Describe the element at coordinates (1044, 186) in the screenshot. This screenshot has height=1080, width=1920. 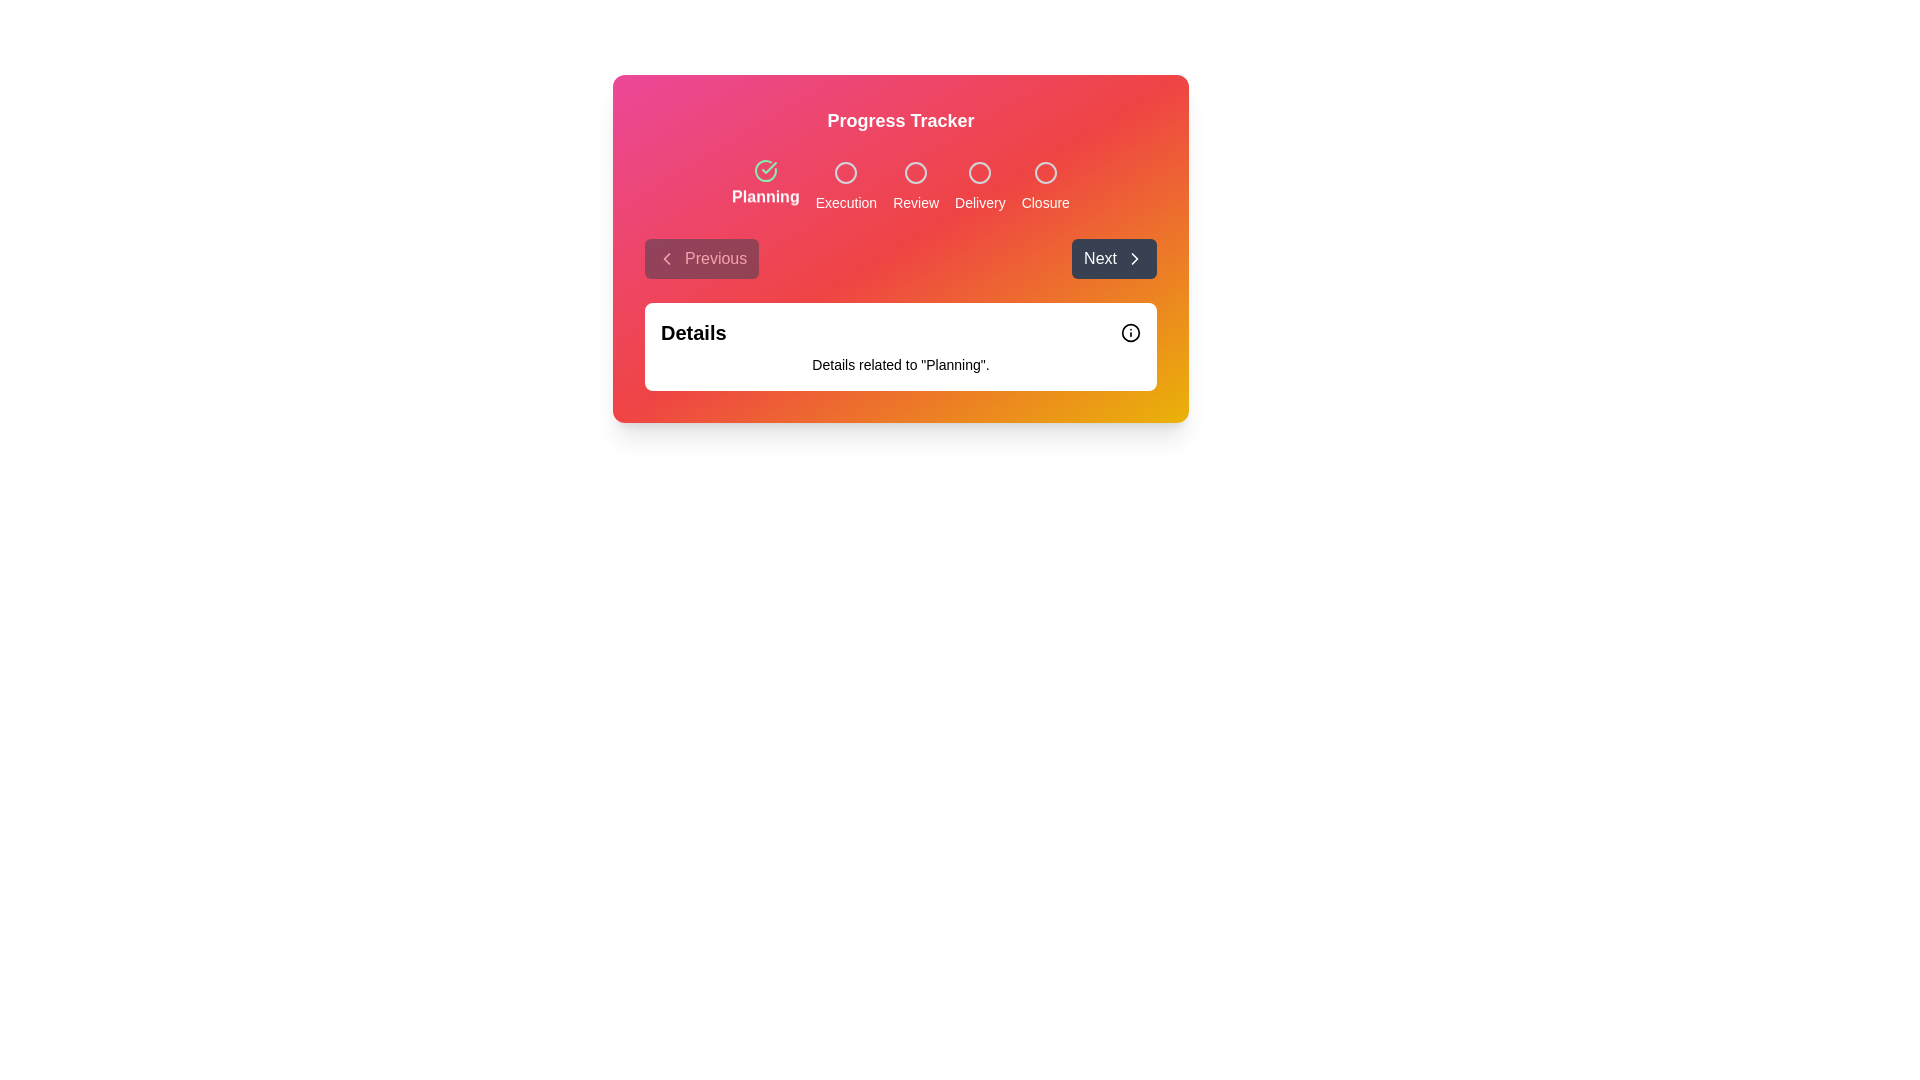
I see `to select the 'Closure' stage in the progress step indicator, which is the fifth element in a horizontal arrangement within the progress tracker system` at that location.